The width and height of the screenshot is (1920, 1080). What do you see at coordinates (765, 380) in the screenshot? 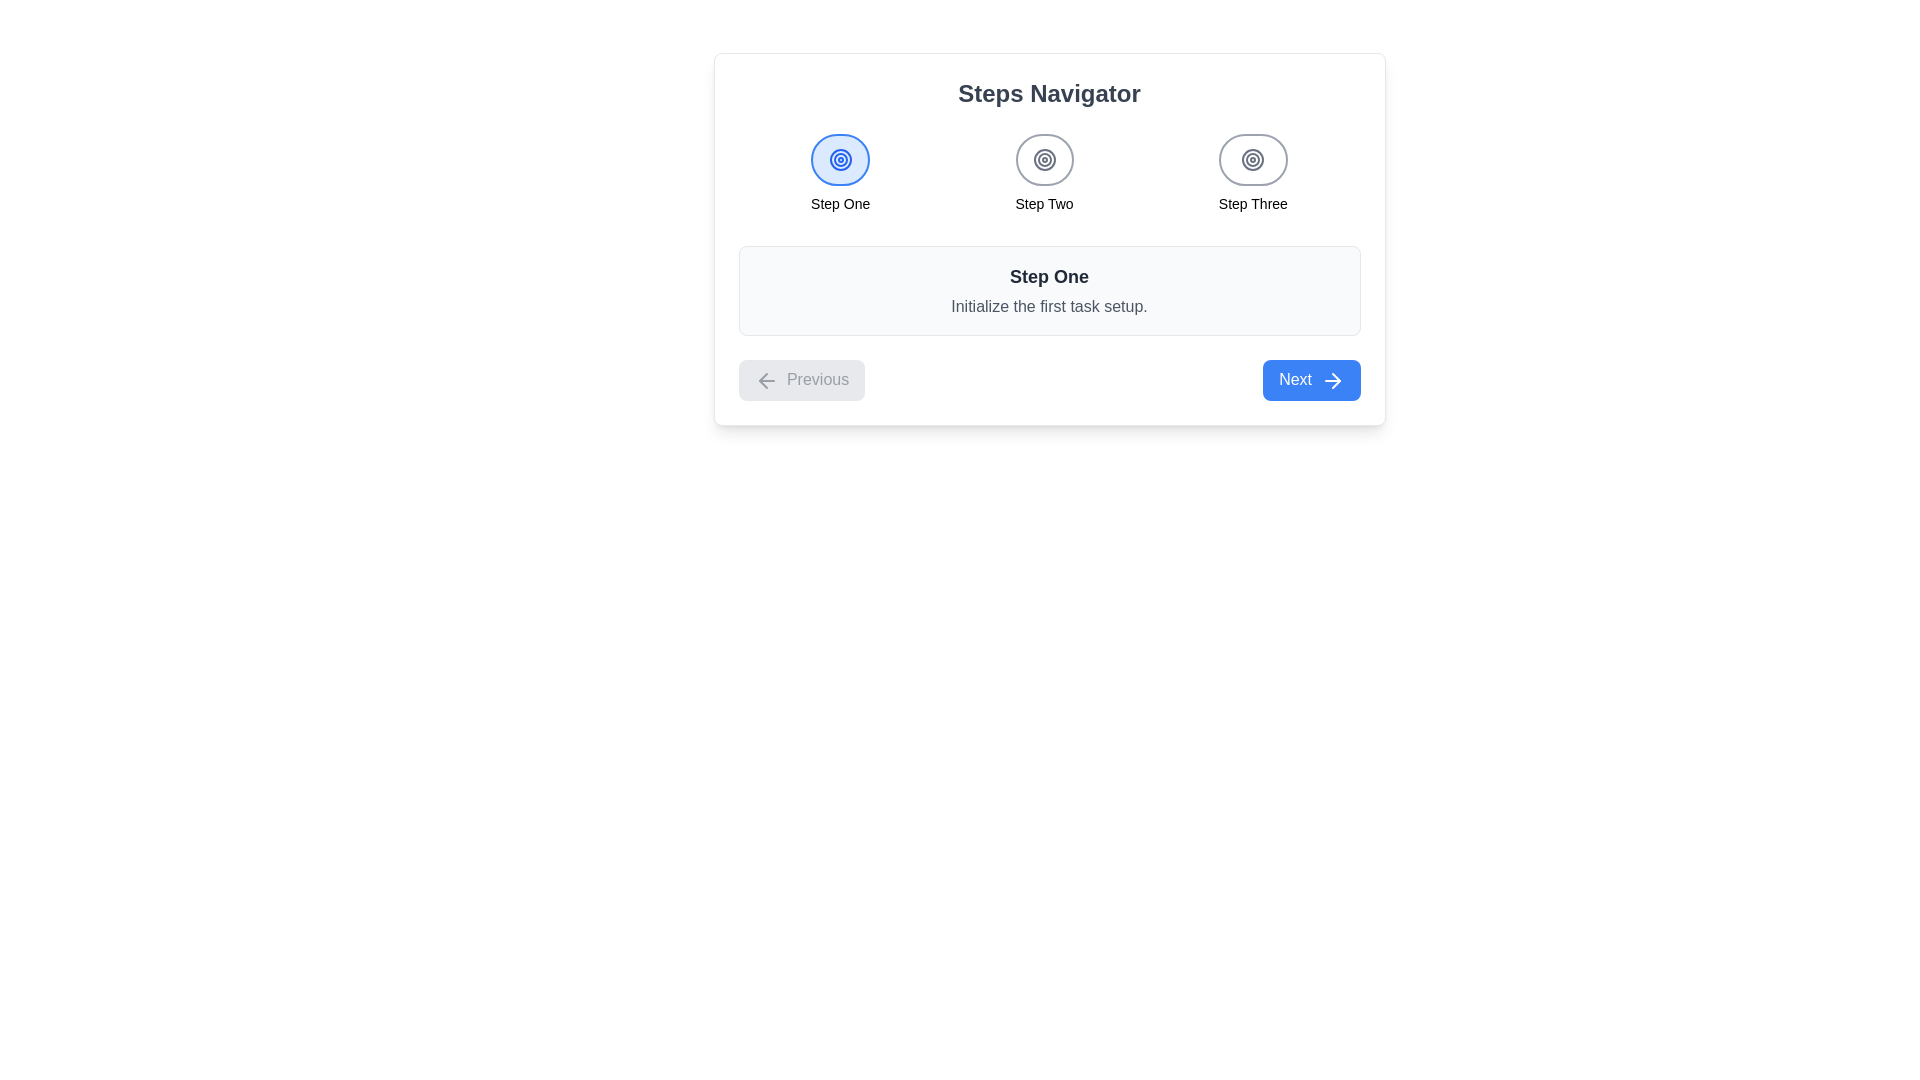
I see `the 'Previous' button which contains the SVG arrow icon, indicating backward navigation` at bounding box center [765, 380].